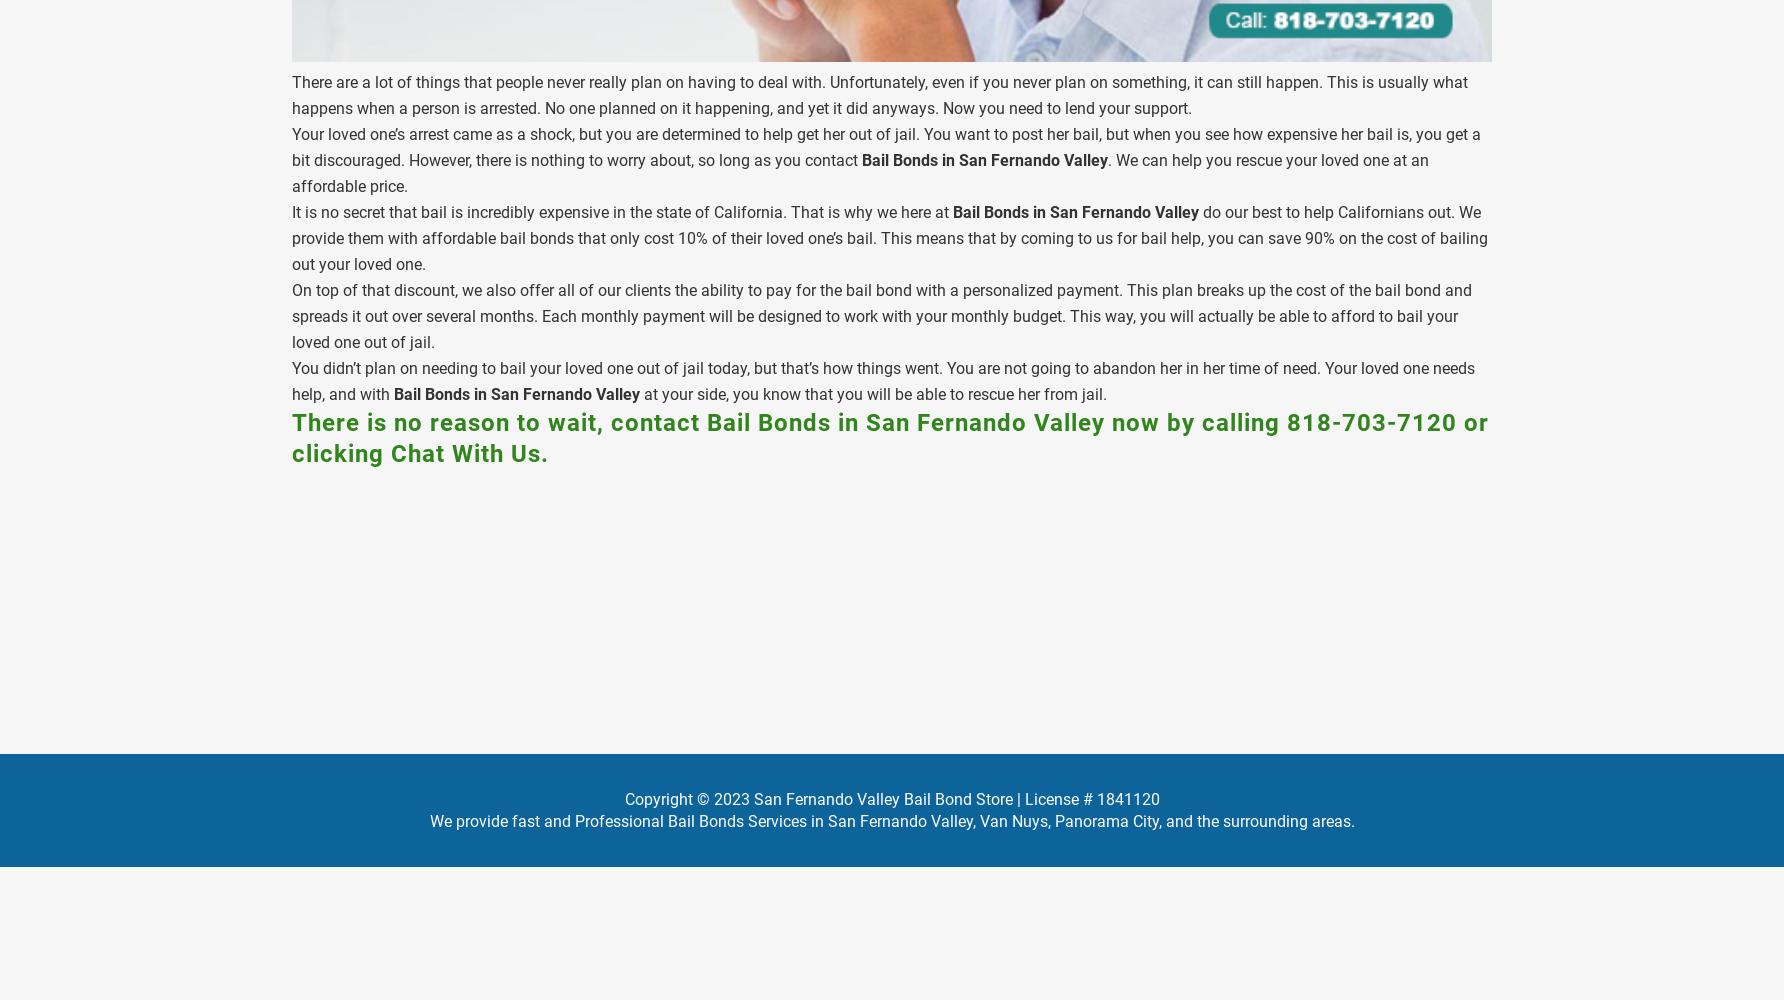 This screenshot has height=1000, width=1784. What do you see at coordinates (292, 210) in the screenshot?
I see `'It is no secret that bail is incredibly expensive in the state of California. That is why we here at'` at bounding box center [292, 210].